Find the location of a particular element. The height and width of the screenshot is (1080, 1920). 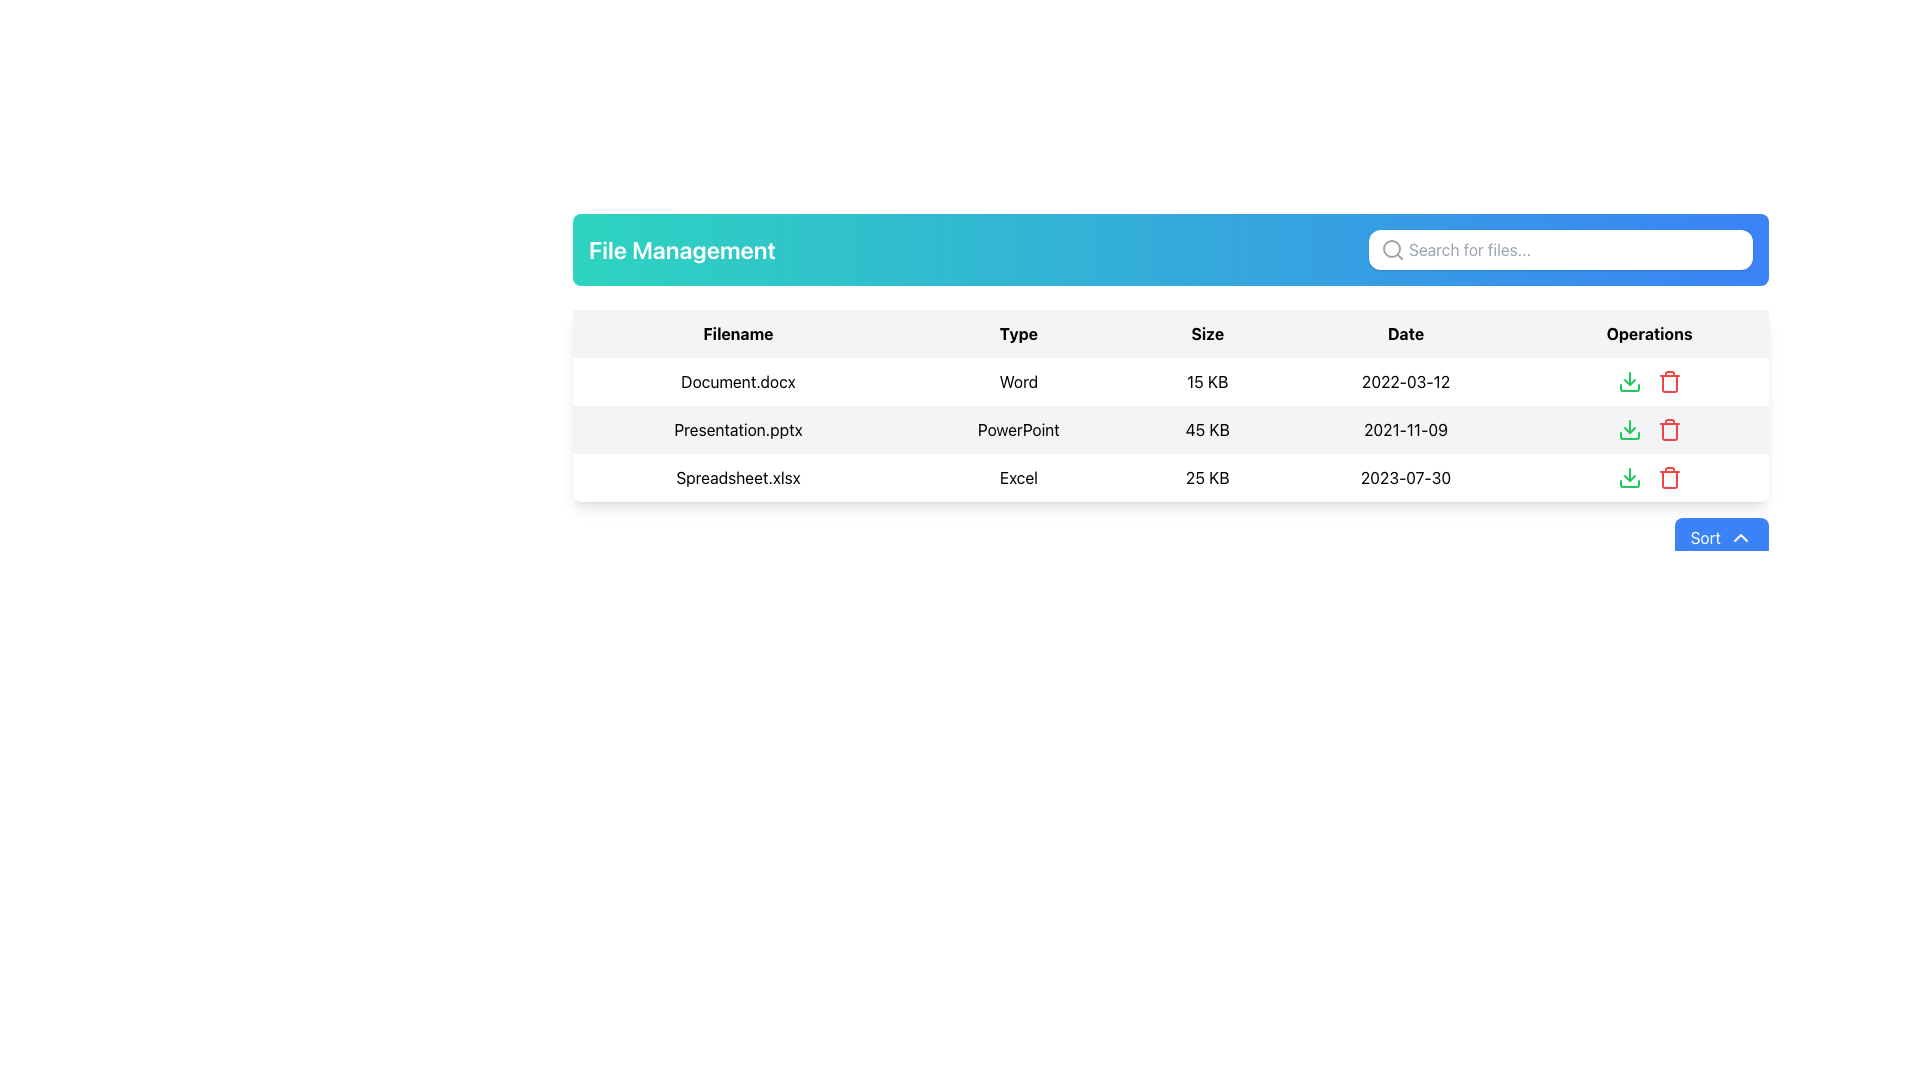

the upward-pointing chevron icon located to the right of the 'Sort' button in the bottom right corner is located at coordinates (1740, 536).